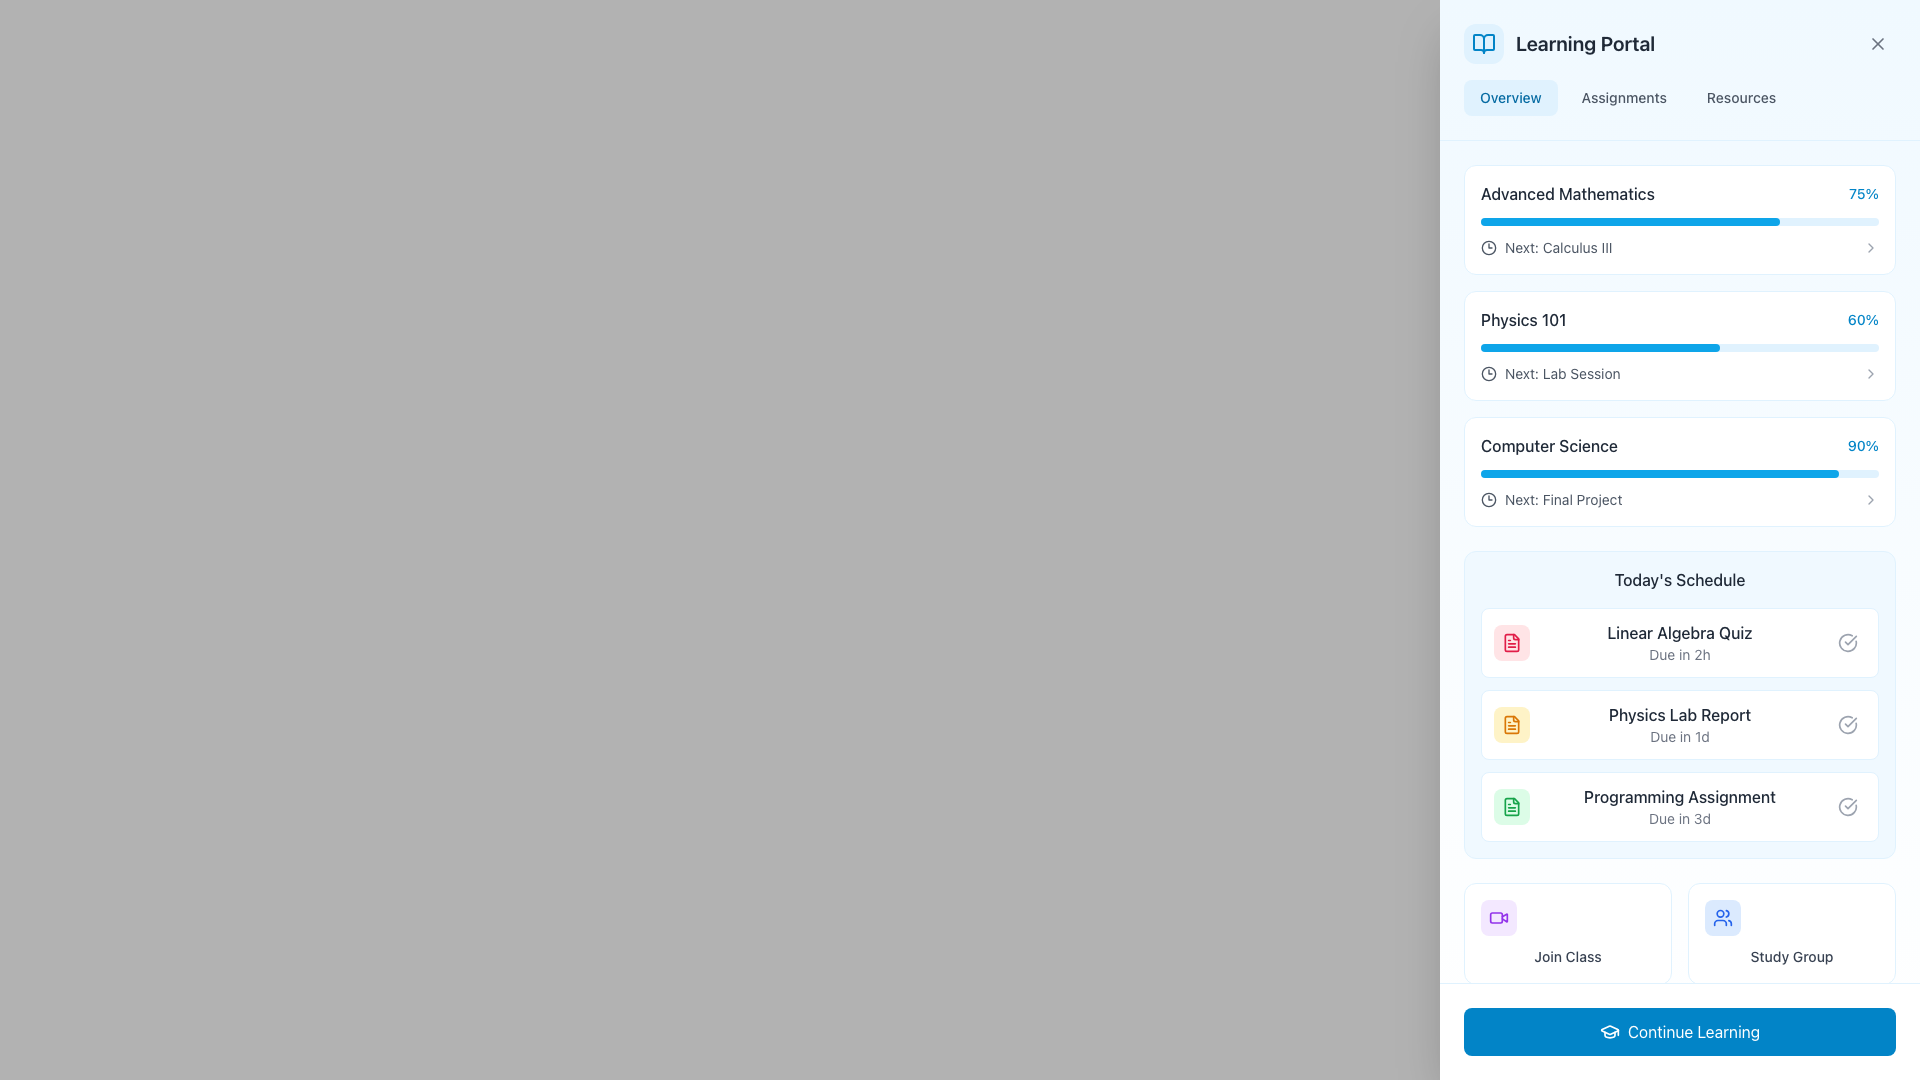 The height and width of the screenshot is (1080, 1920). What do you see at coordinates (1680, 345) in the screenshot?
I see `progress details of the progress list component that displays completion percentages for Advanced Mathematics, Physics 101, and Computer Science, located in the main content area under the navigation tabs` at bounding box center [1680, 345].